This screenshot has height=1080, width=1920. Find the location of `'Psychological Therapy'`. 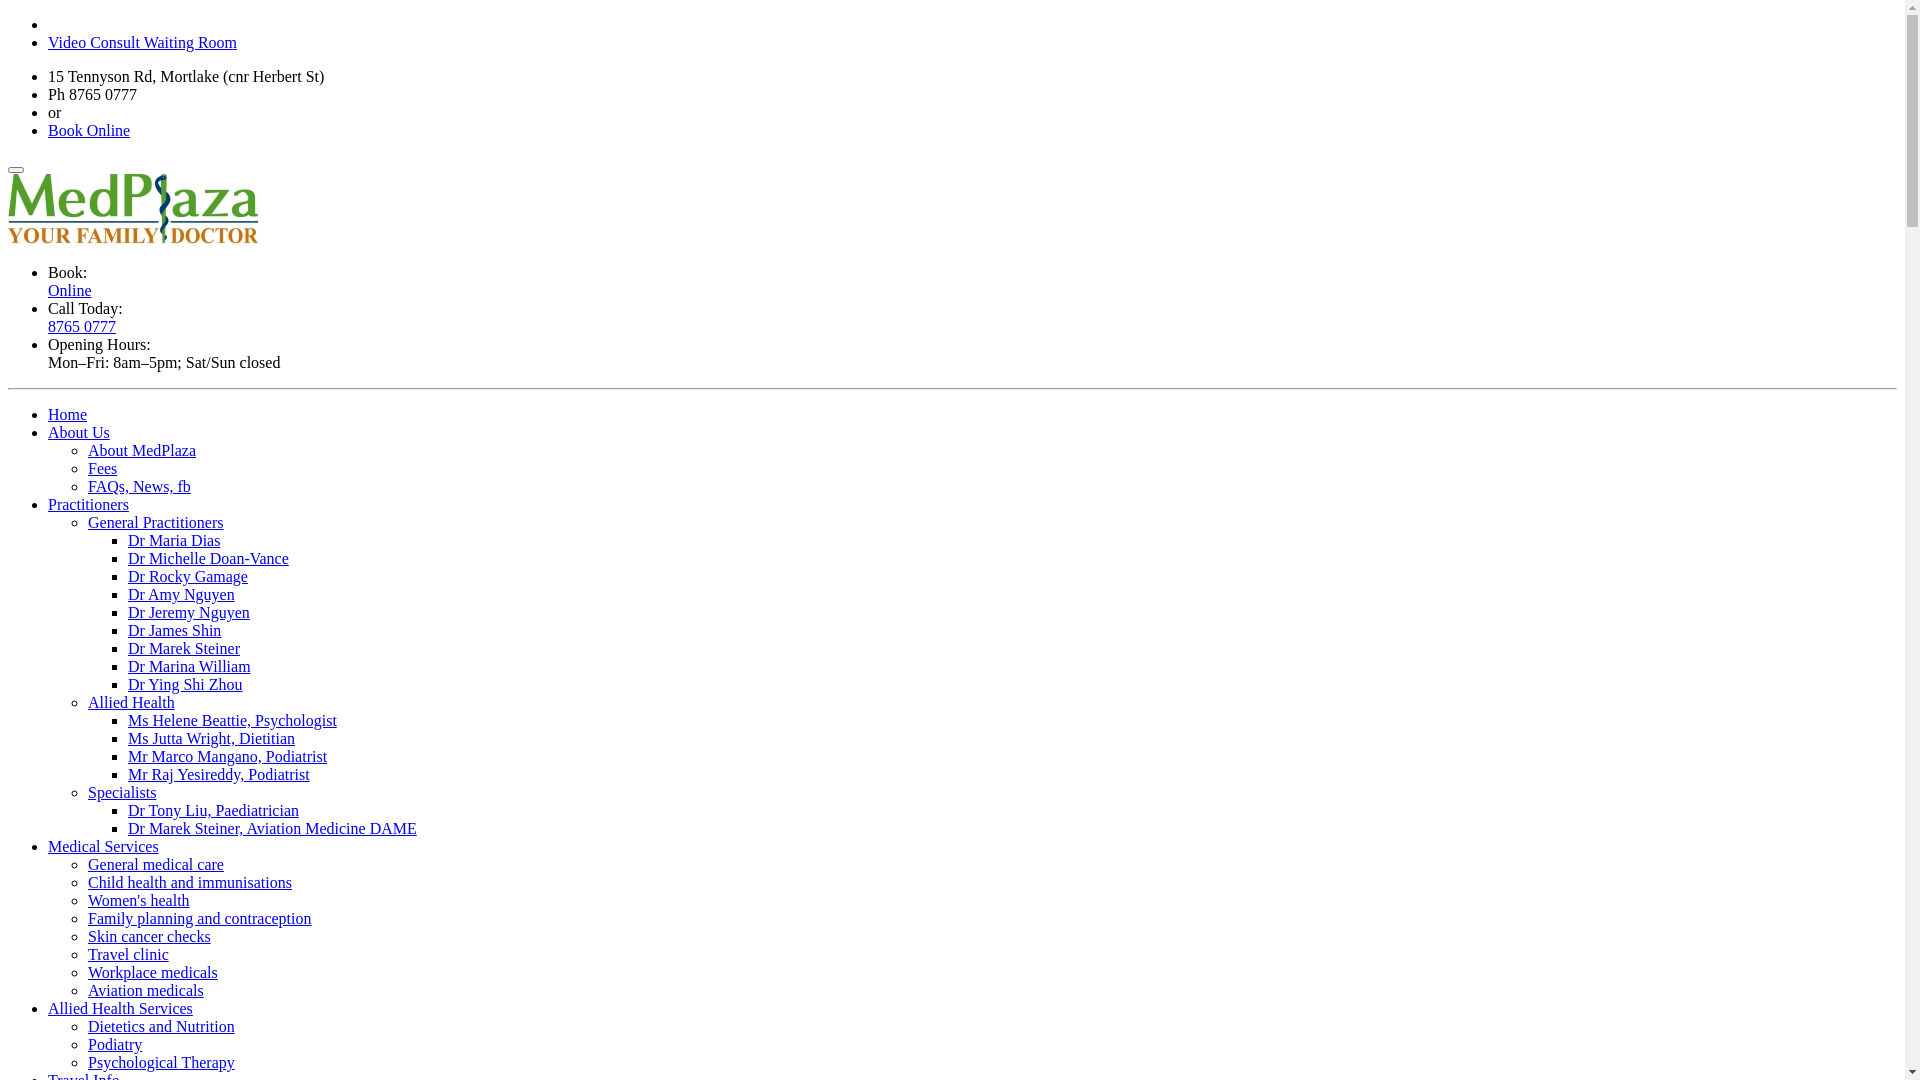

'Psychological Therapy' is located at coordinates (161, 1061).